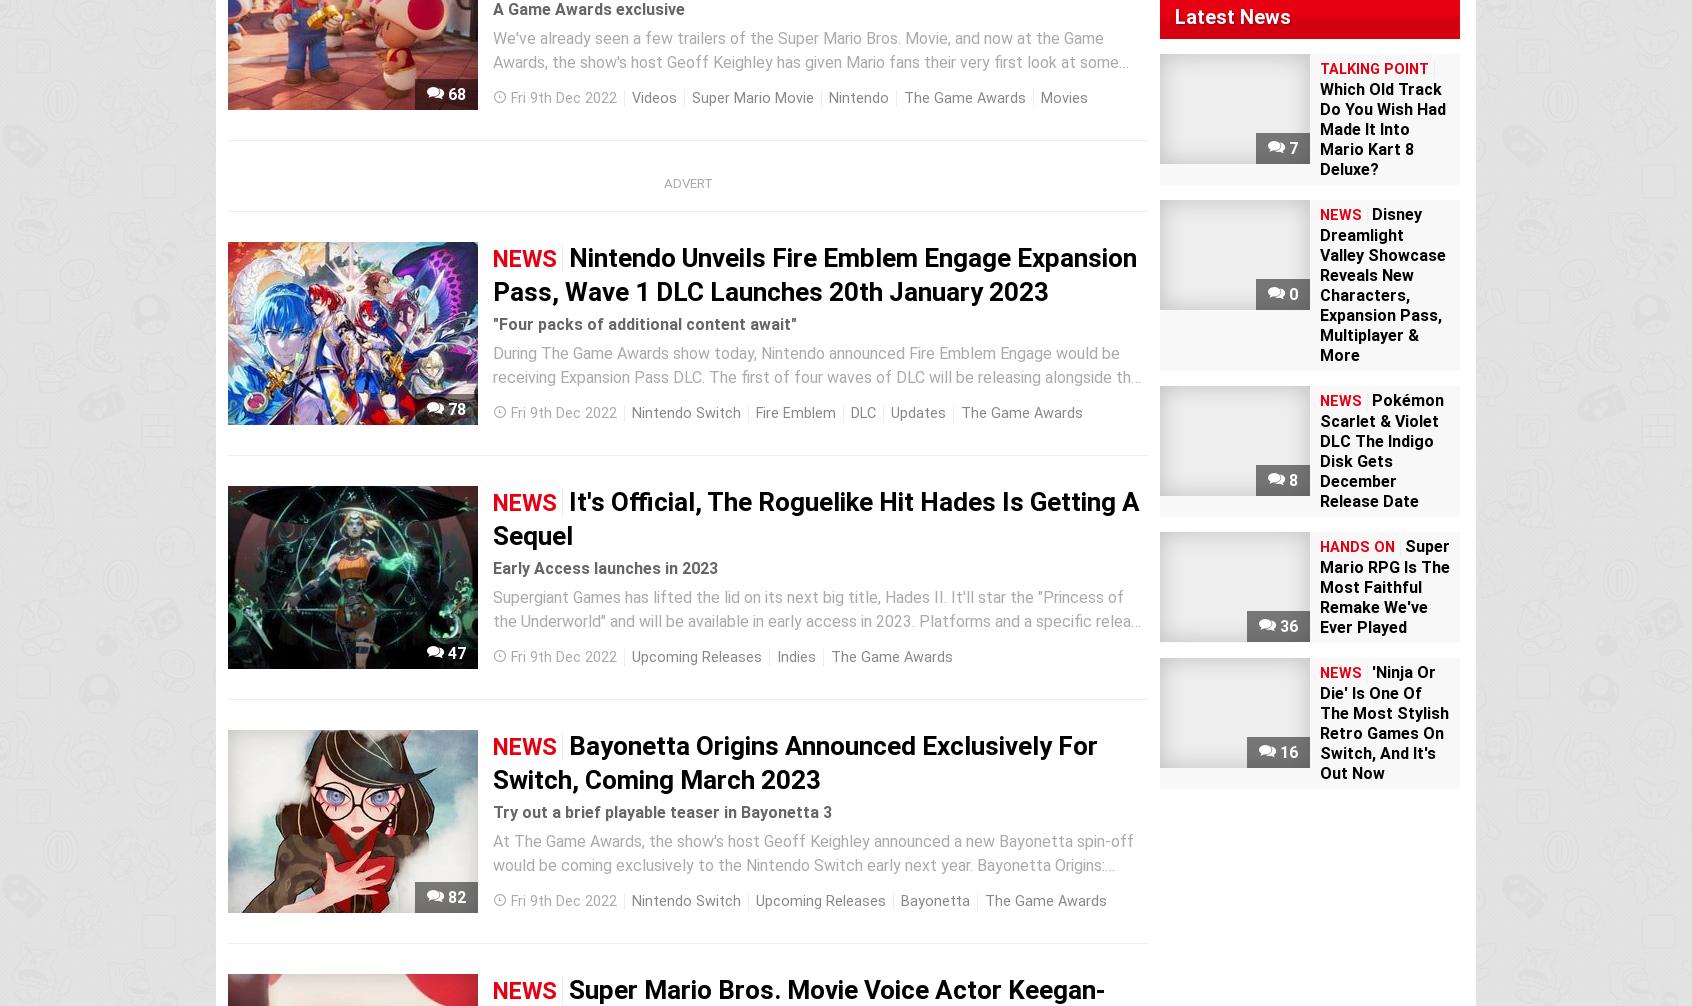 The height and width of the screenshot is (1006, 1692). Describe the element at coordinates (1285, 752) in the screenshot. I see `'16'` at that location.